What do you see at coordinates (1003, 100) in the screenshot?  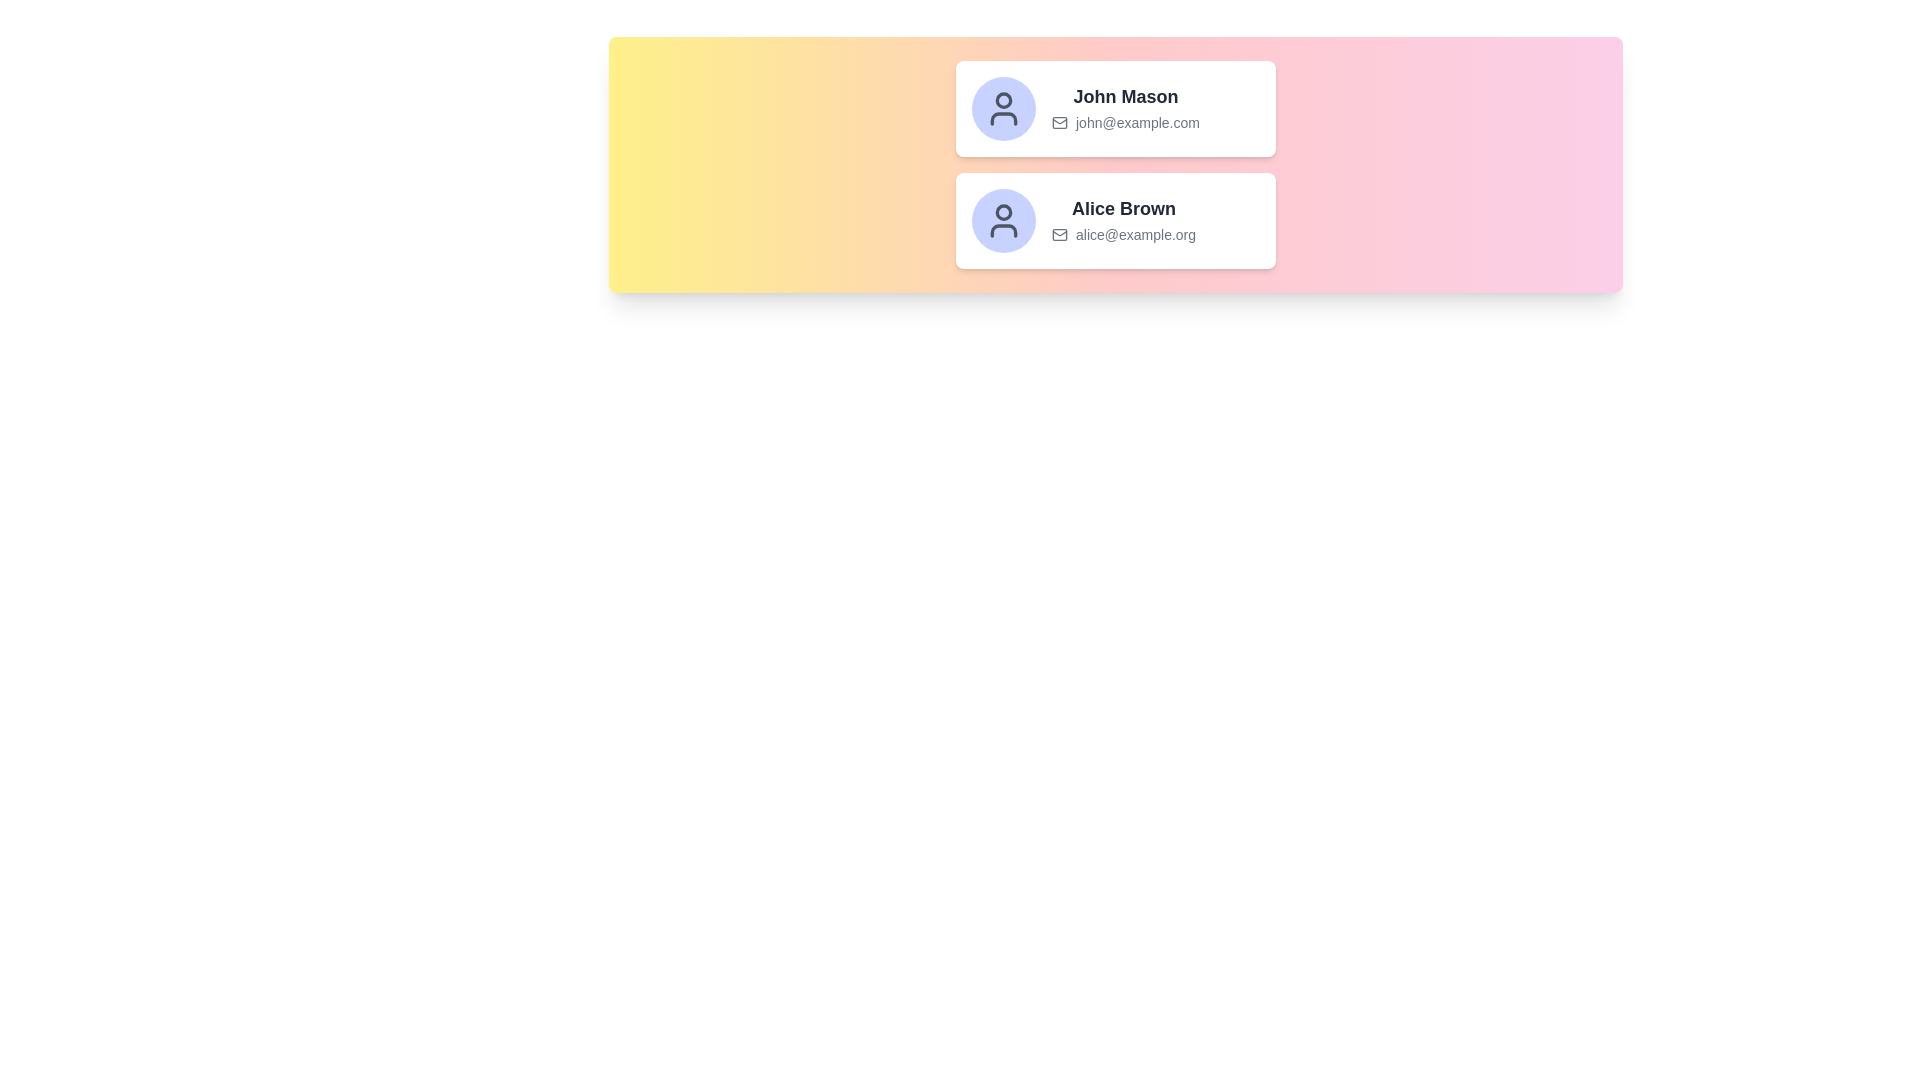 I see `the Circle element within the SVG graphic that indicates the status of user John Mason, located in the profile section of the interface` at bounding box center [1003, 100].